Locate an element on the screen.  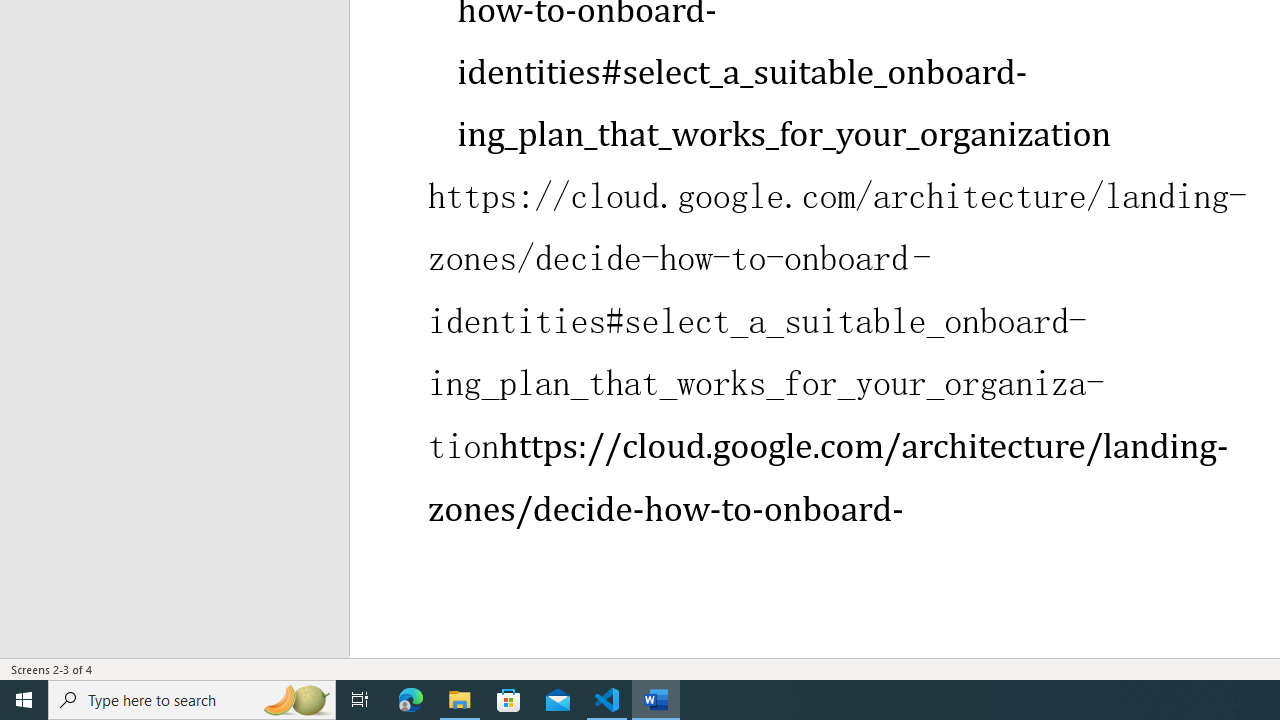
'Page Number Screens 2-3 of 4 ' is located at coordinates (52, 669).